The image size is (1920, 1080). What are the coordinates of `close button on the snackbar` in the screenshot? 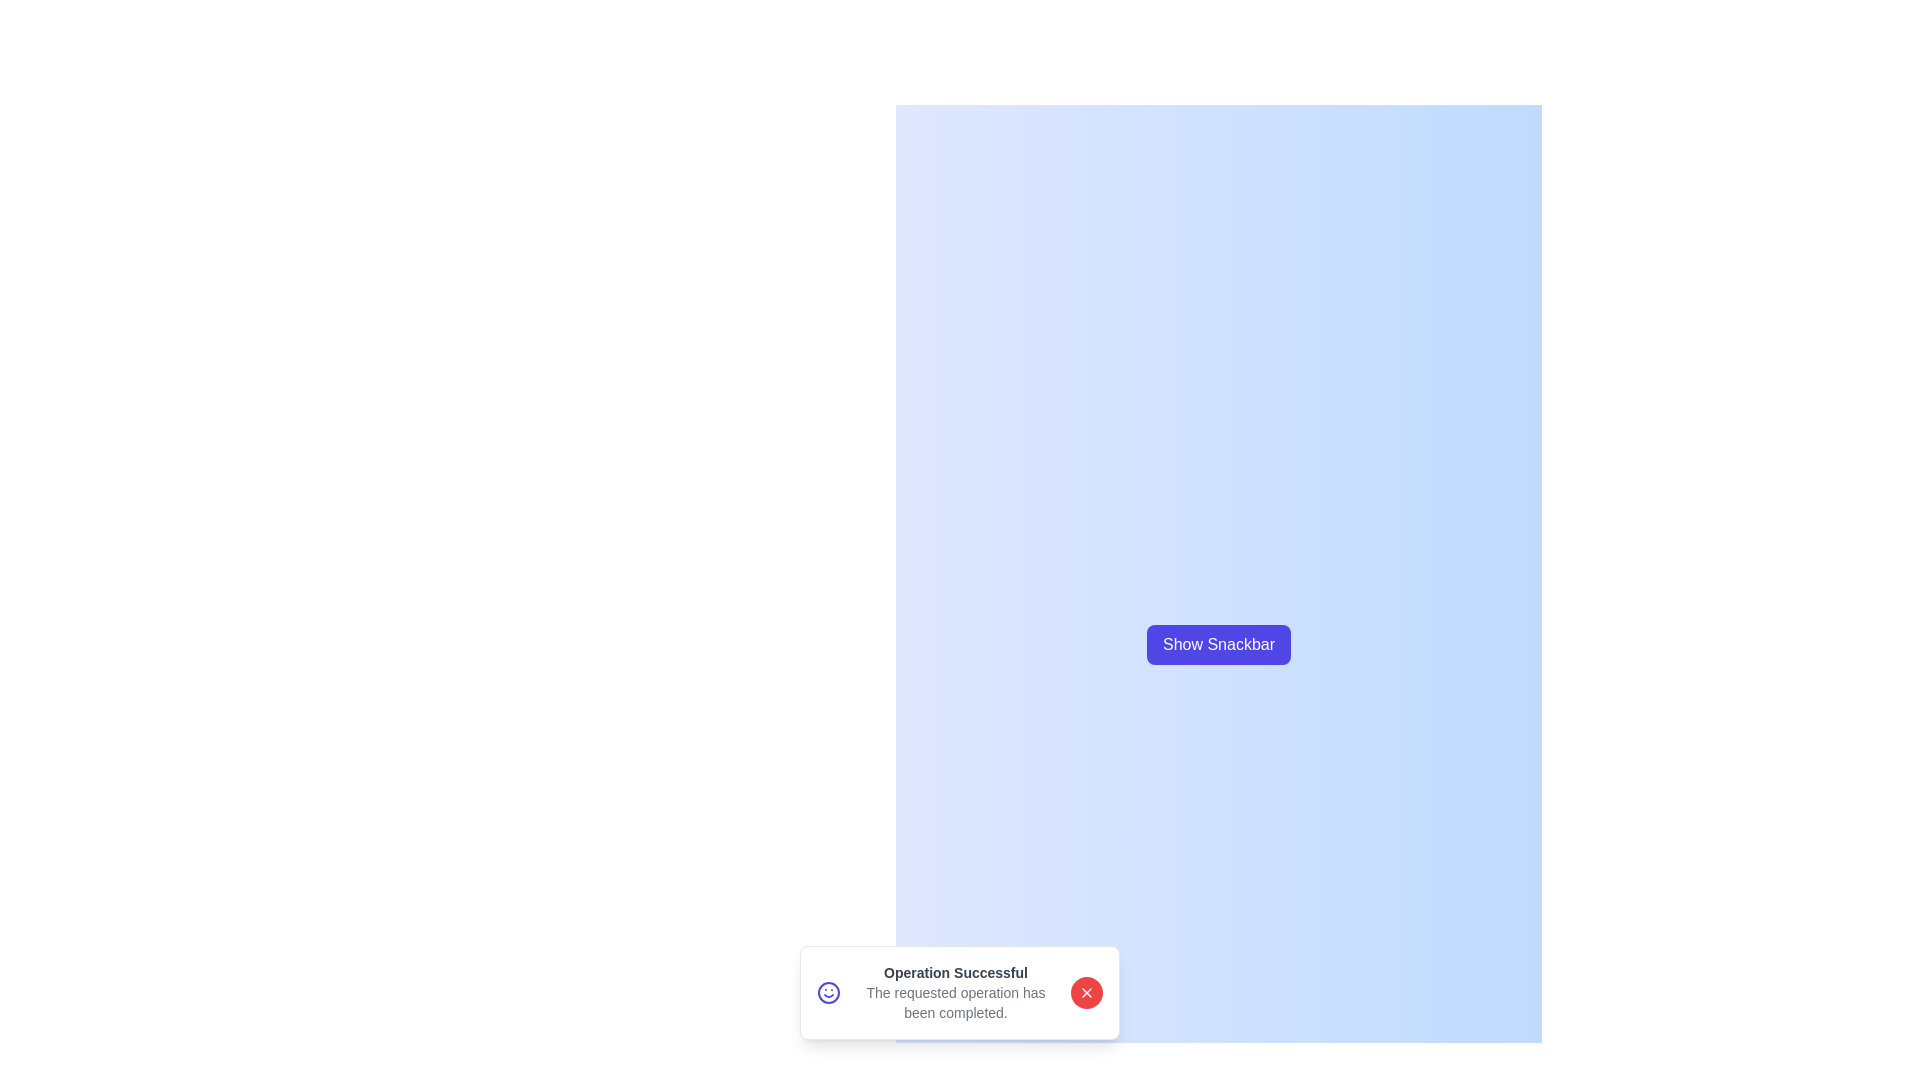 It's located at (1085, 992).